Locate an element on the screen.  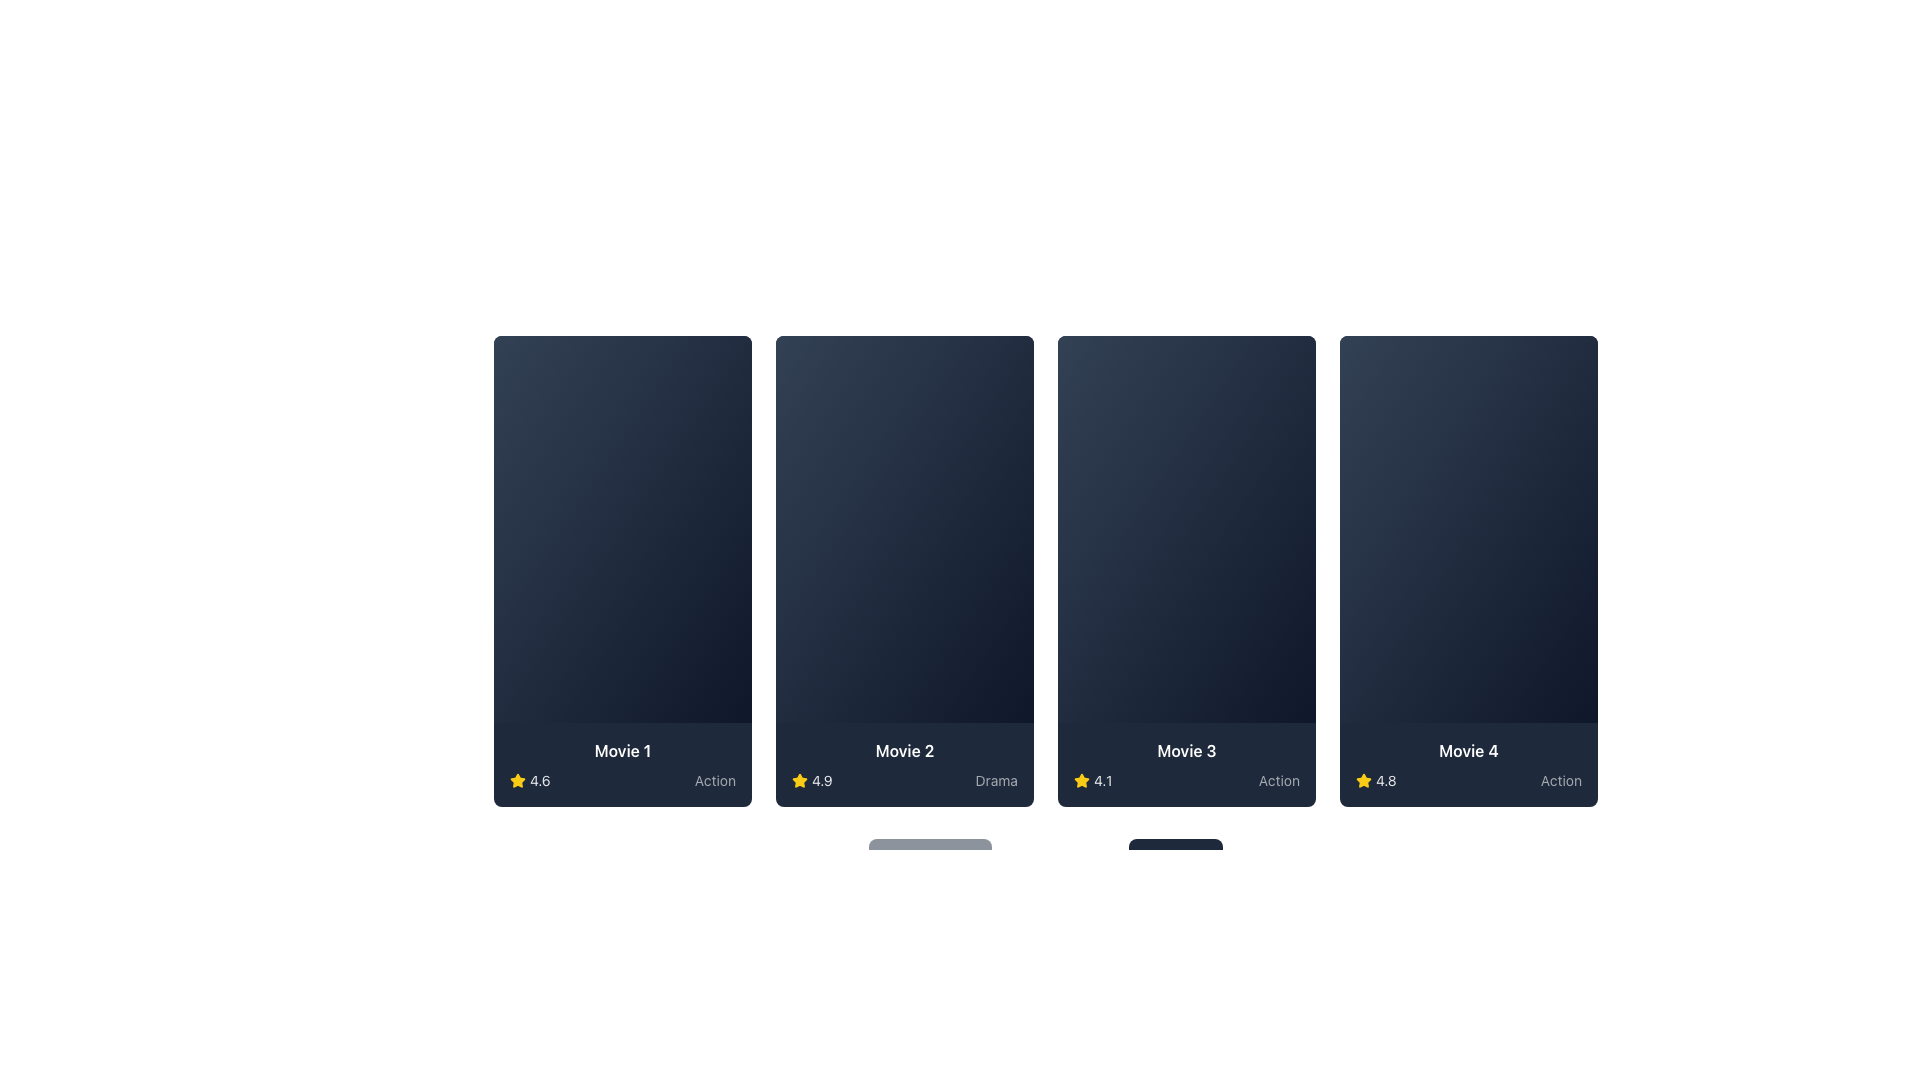
rating value displayed in the bottom-left corner of the fourth movie card in the grid layout is located at coordinates (1375, 779).